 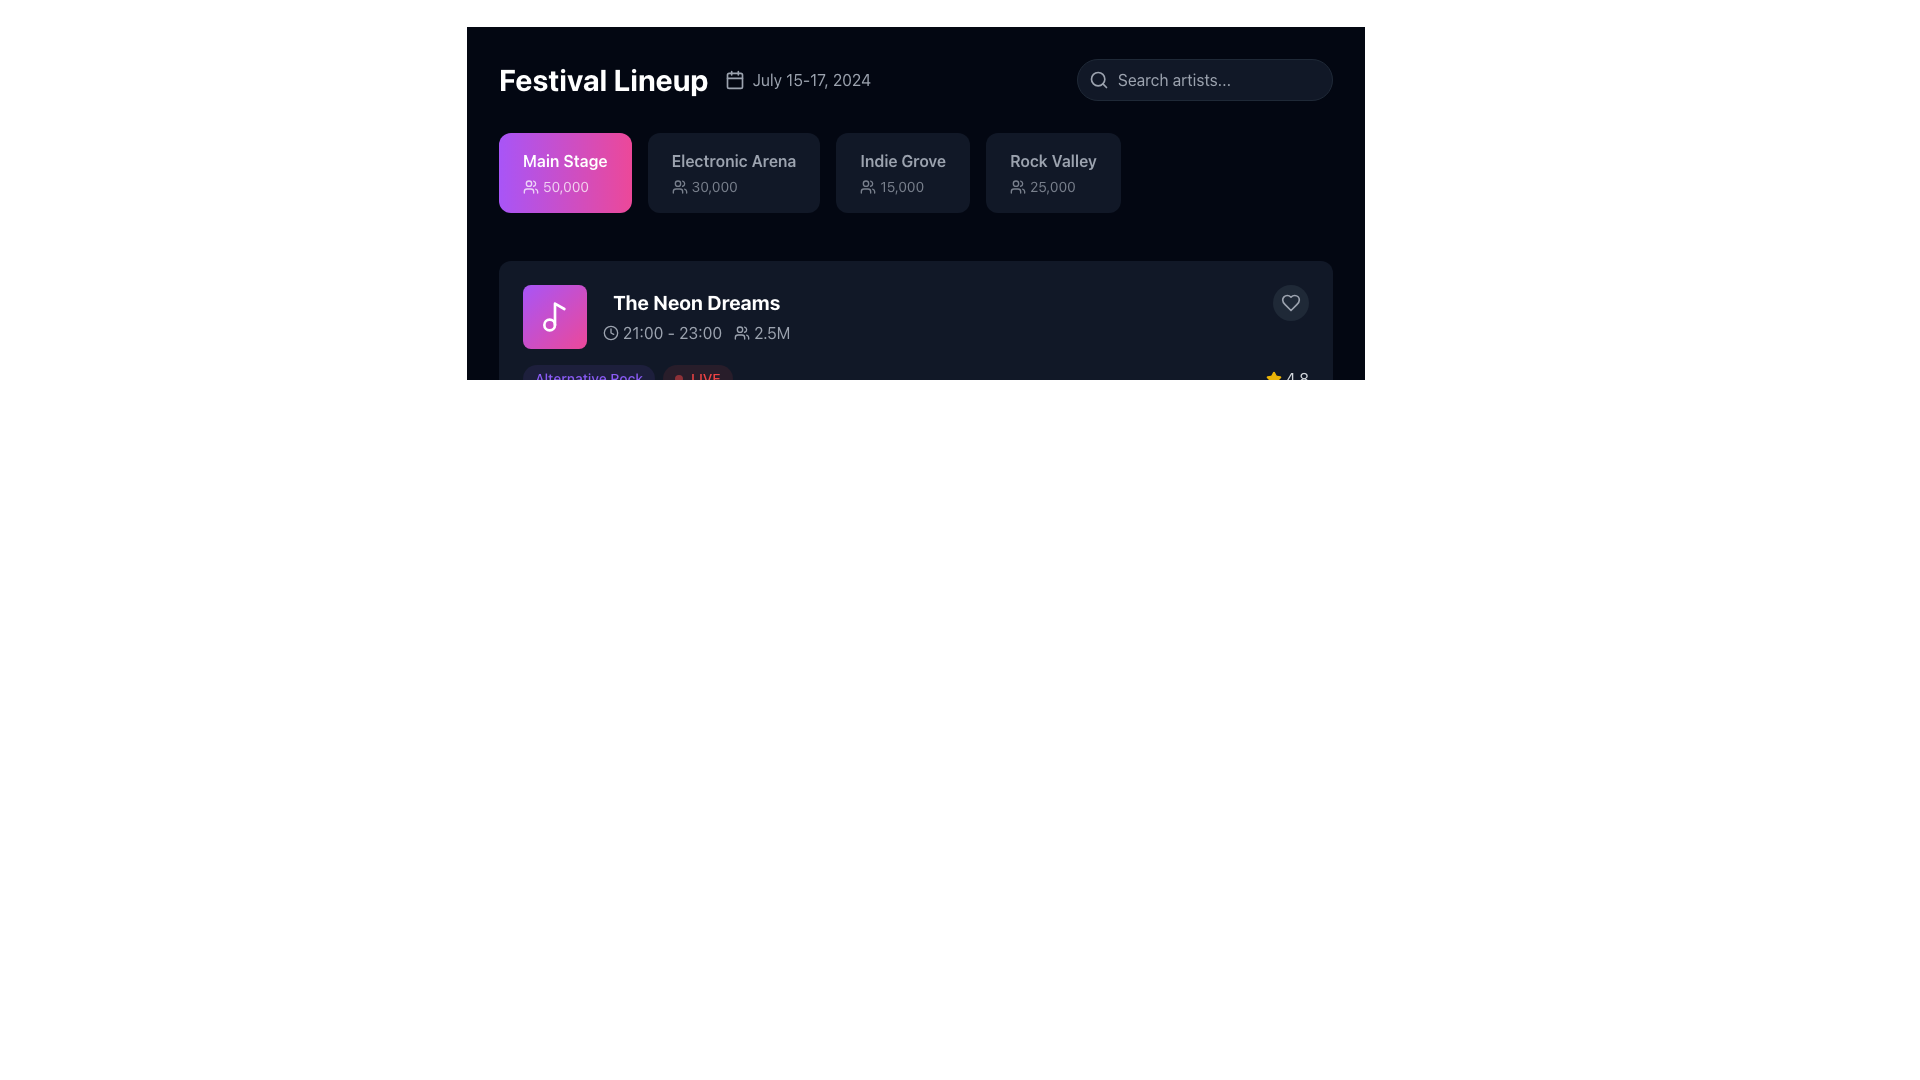 I want to click on the Rating indicator with a gold star icon and the text '4.8' in gray color, located in the bottom right portion of the surrounding area for the music performance metadata, so click(x=1287, y=378).